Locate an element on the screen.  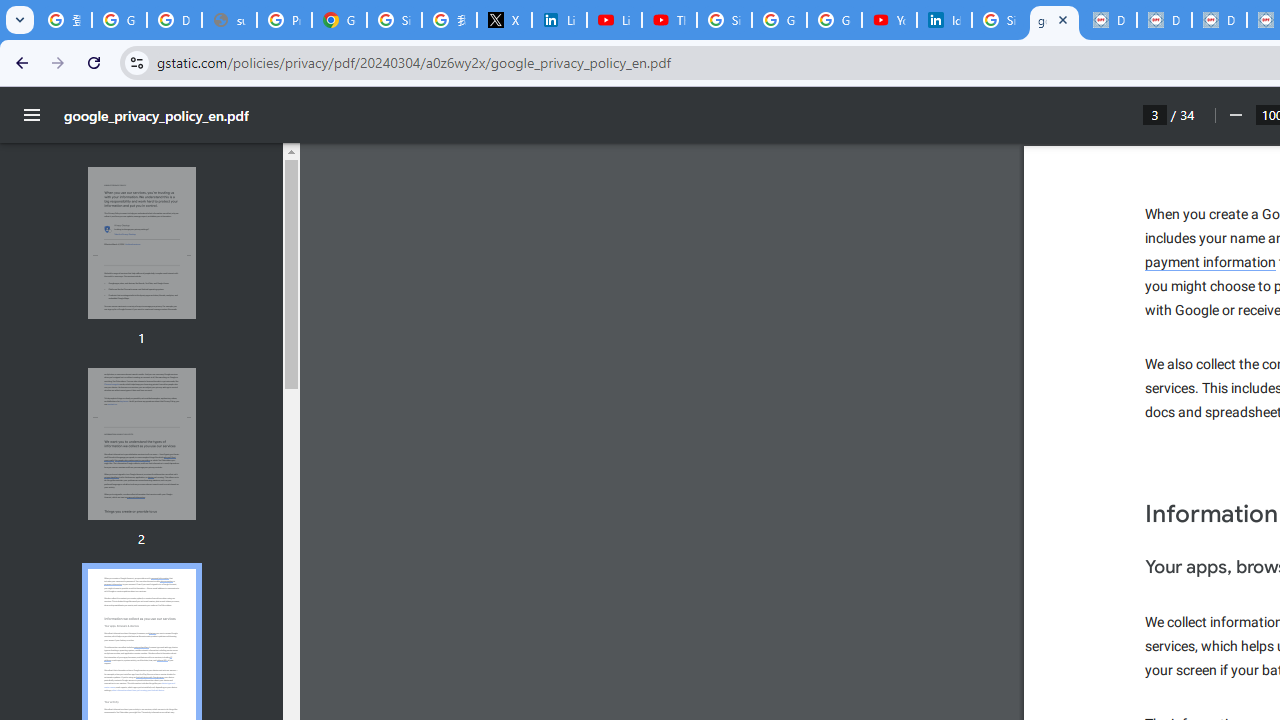
'X' is located at coordinates (504, 20).